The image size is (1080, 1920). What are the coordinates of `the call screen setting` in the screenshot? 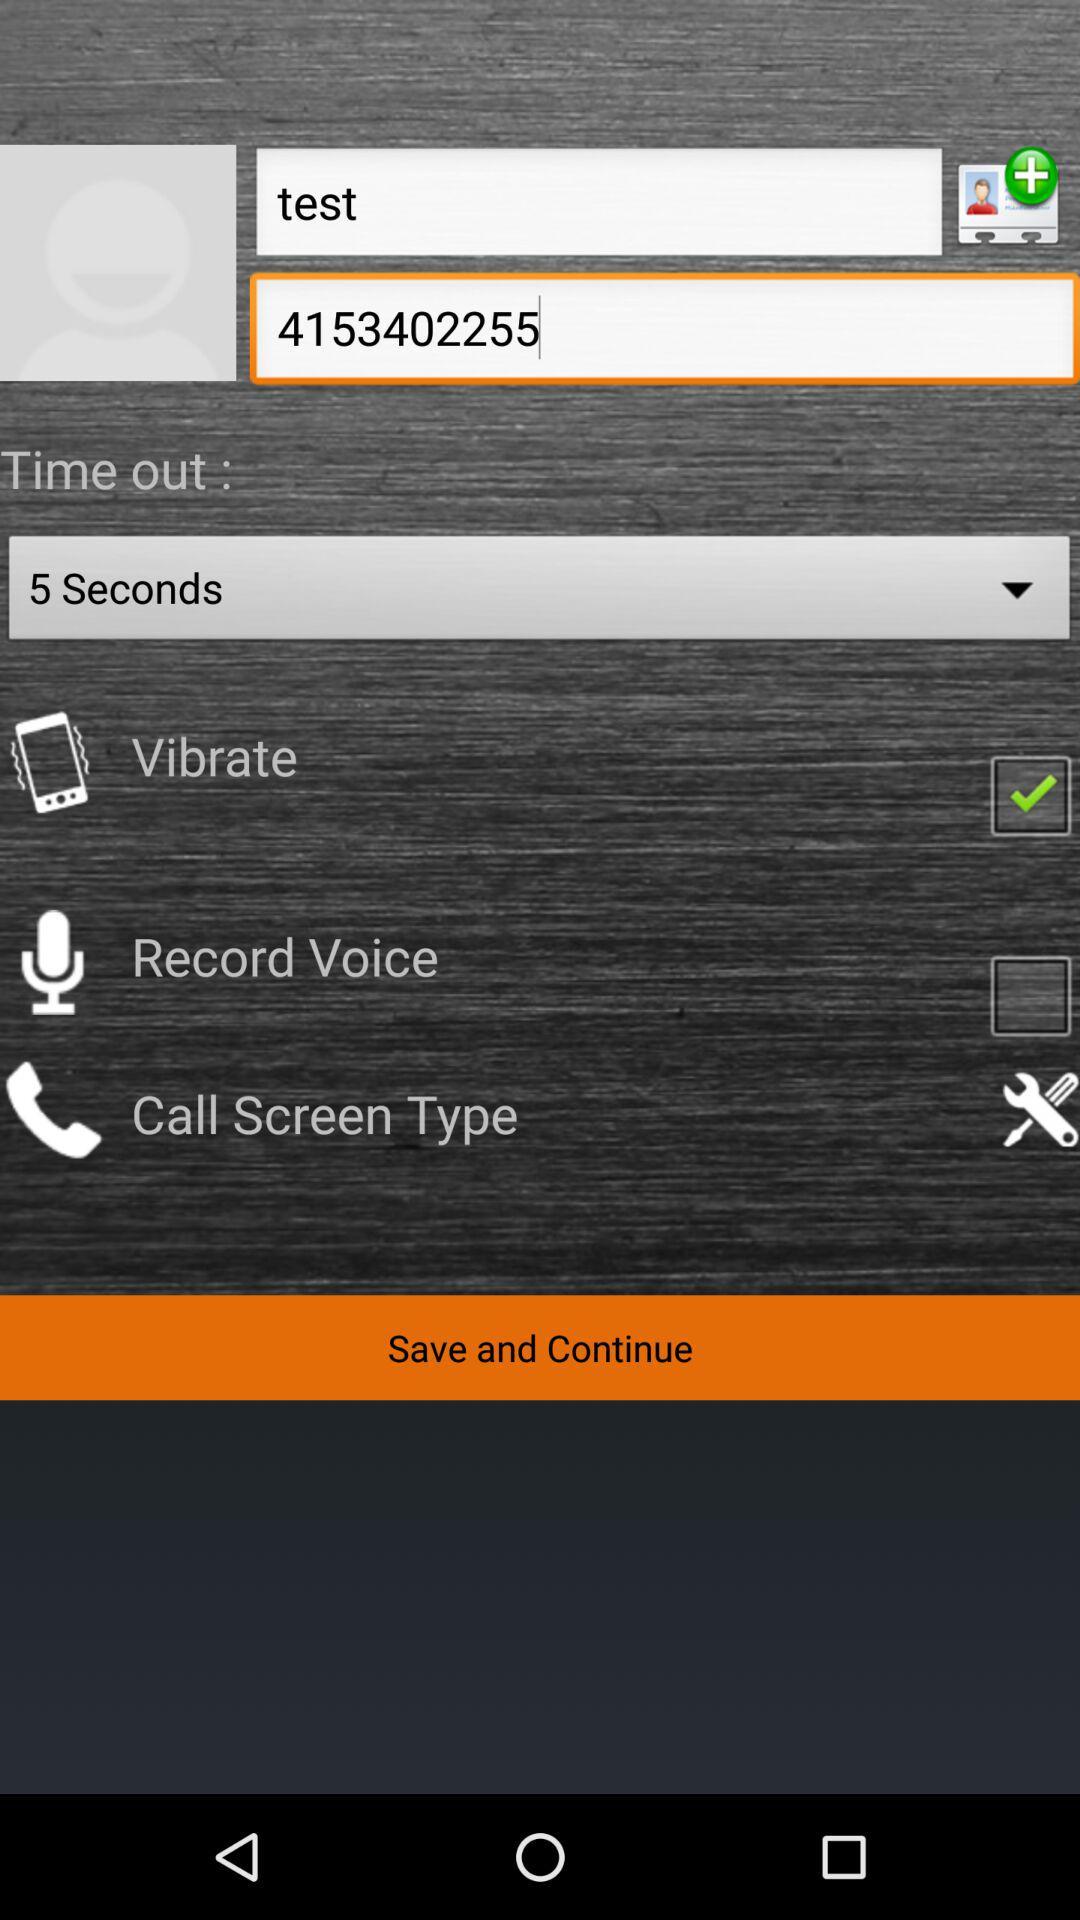 It's located at (1039, 1109).